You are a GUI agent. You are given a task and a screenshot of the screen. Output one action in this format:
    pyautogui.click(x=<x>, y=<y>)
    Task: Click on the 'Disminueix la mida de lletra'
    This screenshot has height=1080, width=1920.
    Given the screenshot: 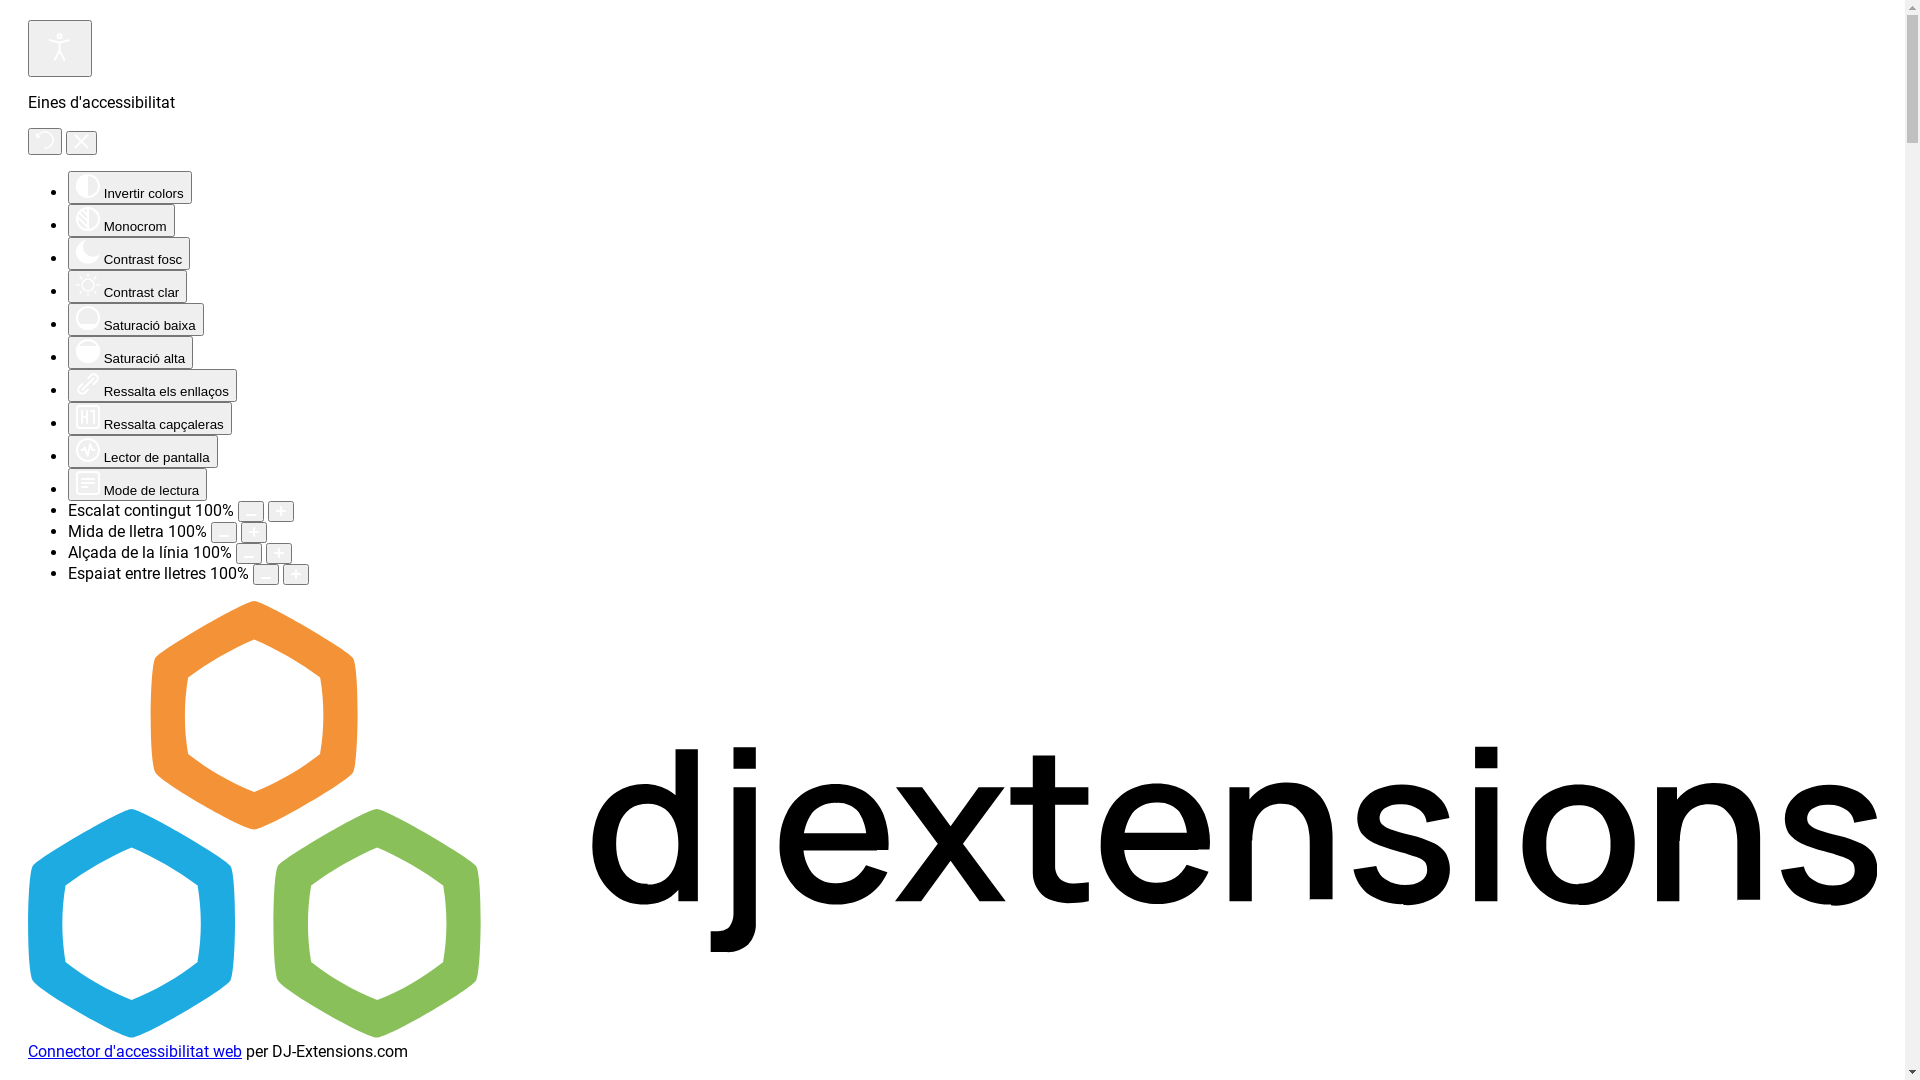 What is the action you would take?
    pyautogui.click(x=224, y=531)
    